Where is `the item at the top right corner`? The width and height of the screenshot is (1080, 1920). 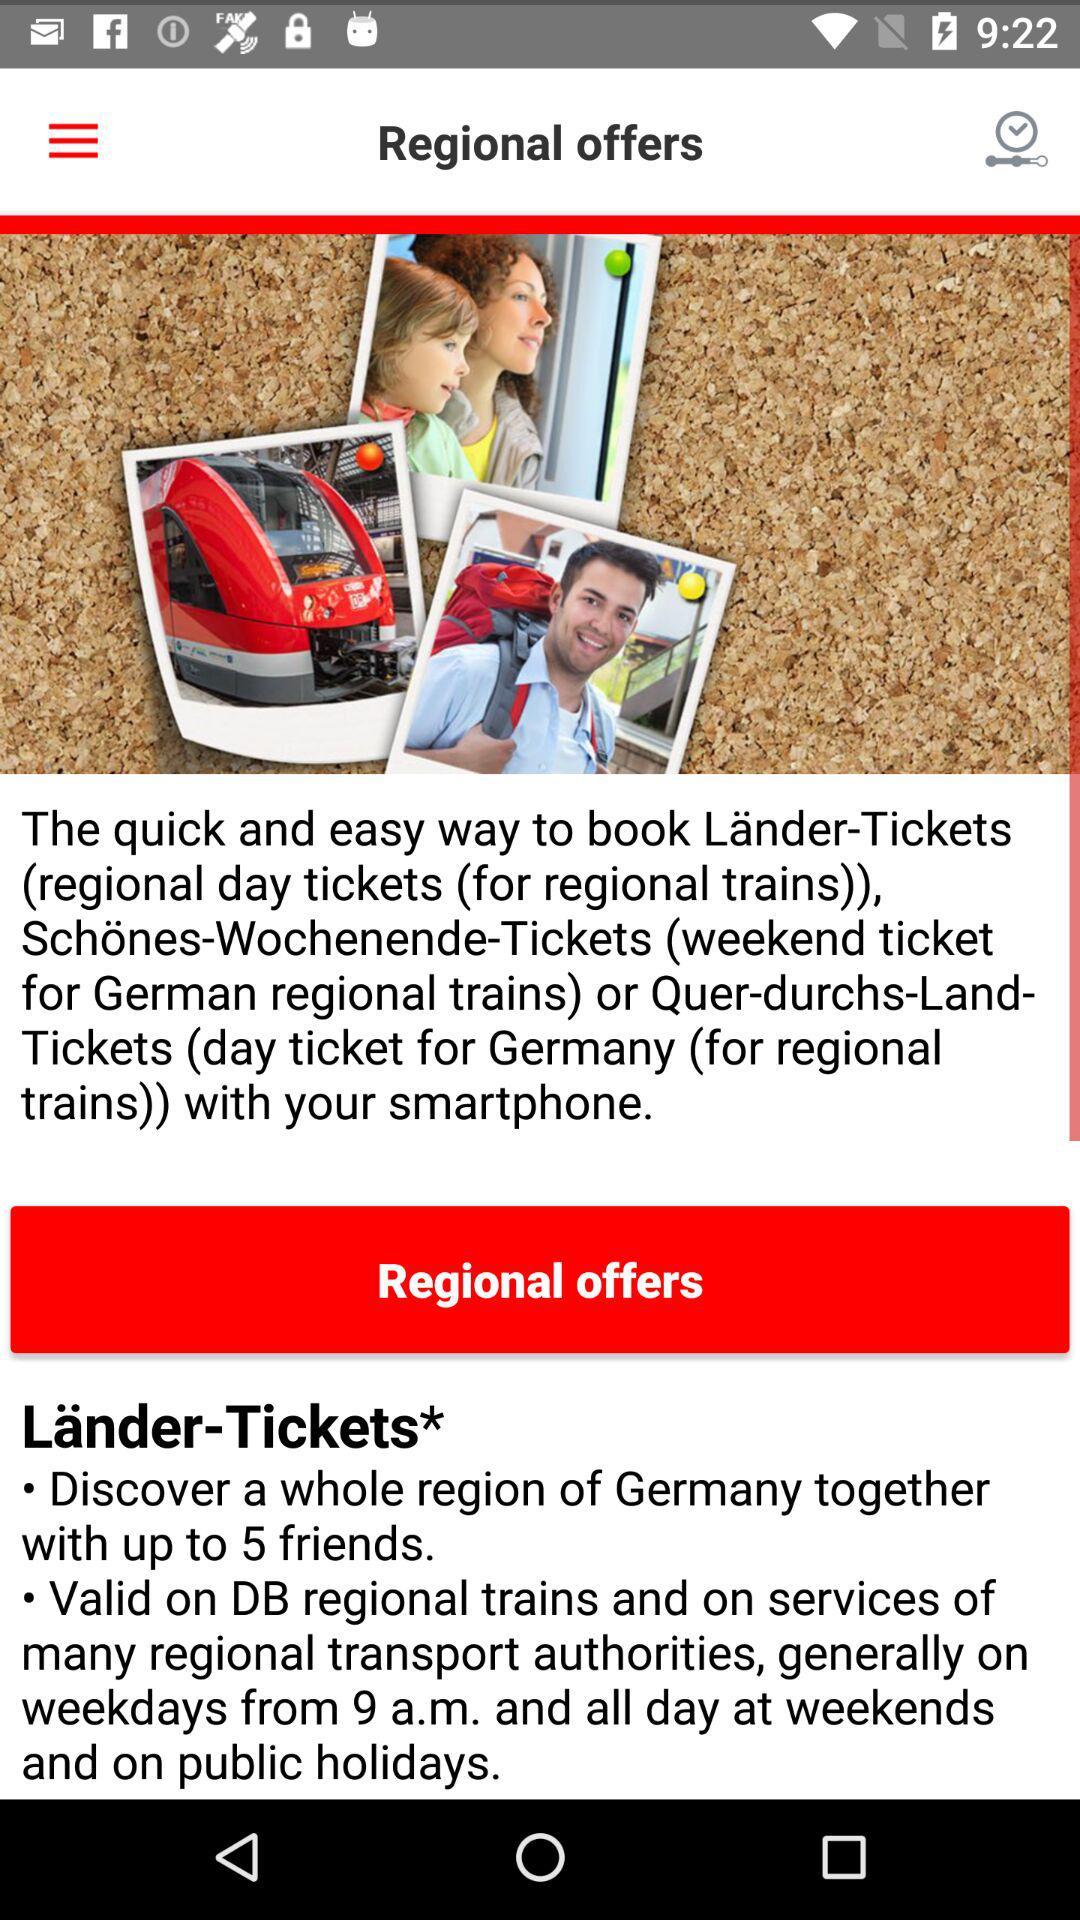 the item at the top right corner is located at coordinates (1017, 135).